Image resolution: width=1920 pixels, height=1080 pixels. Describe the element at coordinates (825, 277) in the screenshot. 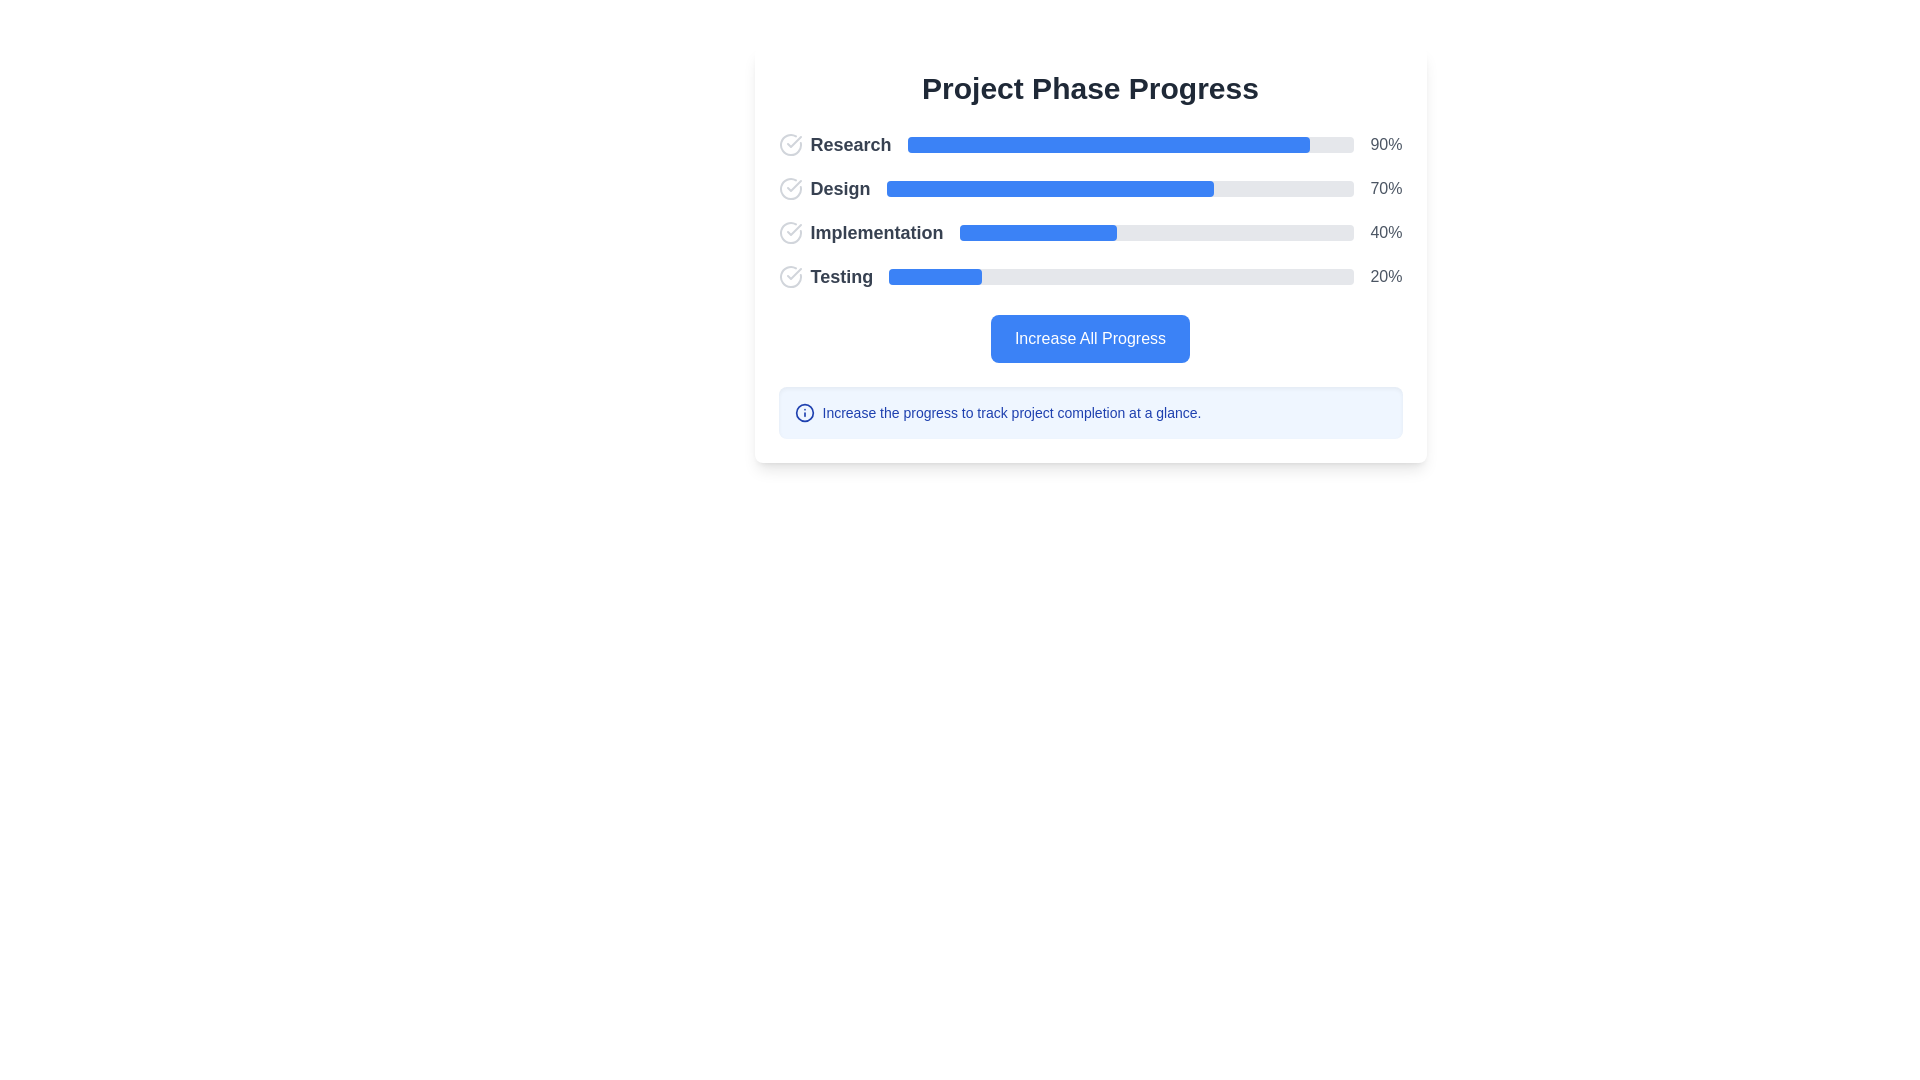

I see `the phase represented` at that location.